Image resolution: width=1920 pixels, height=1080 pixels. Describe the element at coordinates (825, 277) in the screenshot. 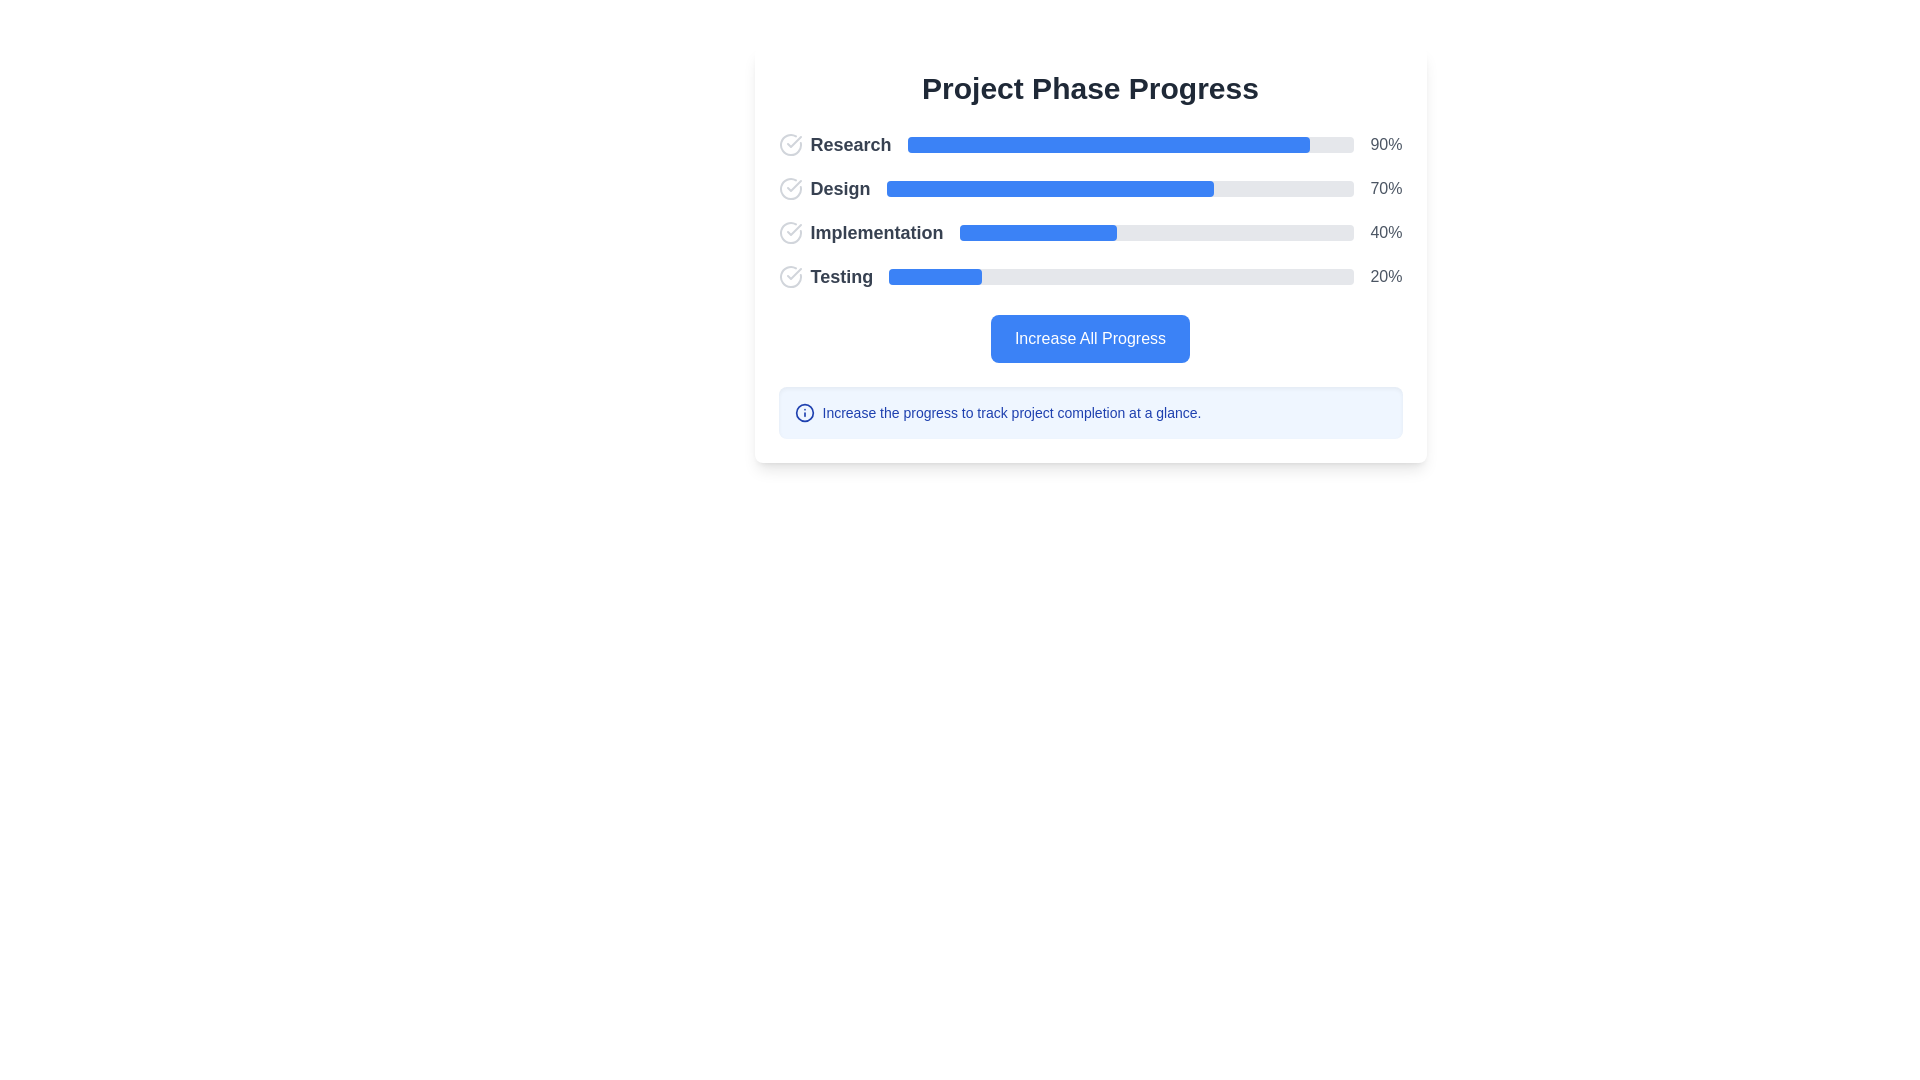

I see `the phase represented` at that location.